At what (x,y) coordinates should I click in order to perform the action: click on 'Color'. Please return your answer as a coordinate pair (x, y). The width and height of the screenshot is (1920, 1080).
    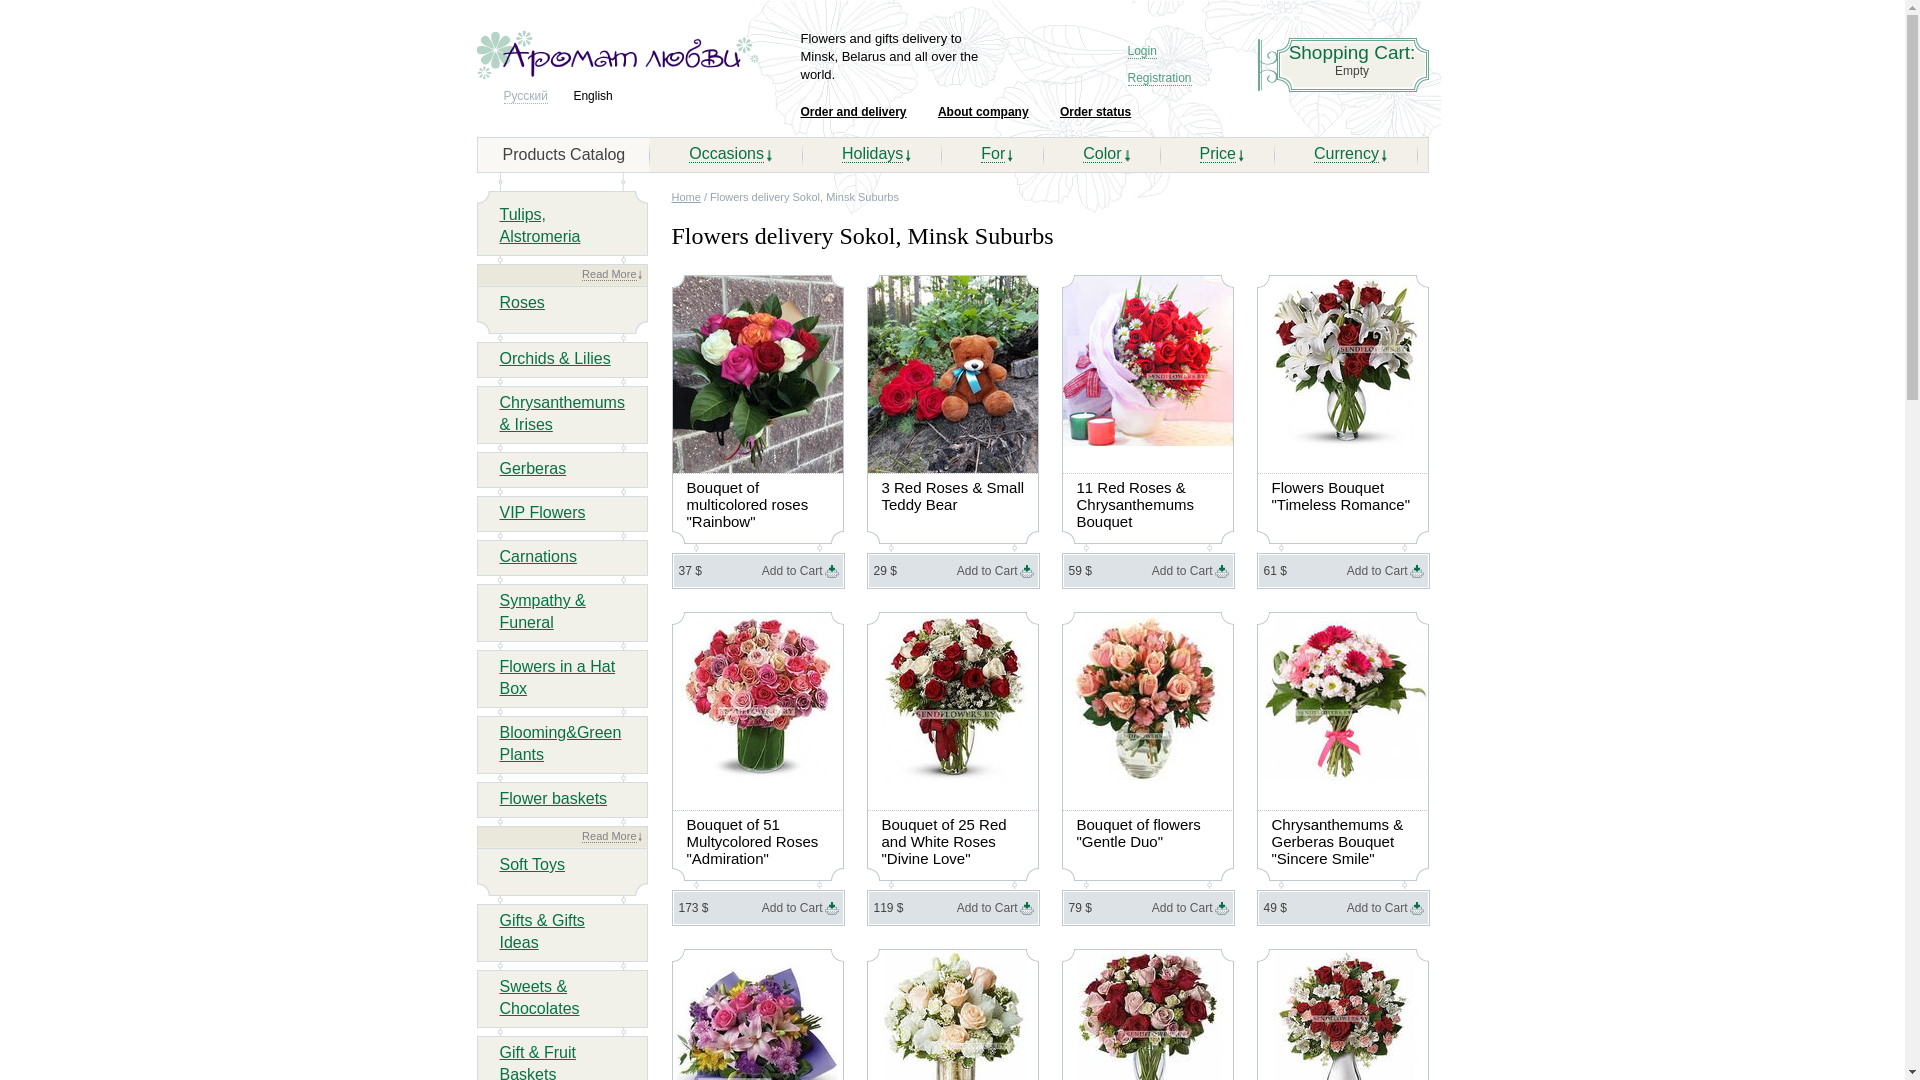
    Looking at the image, I should click on (1101, 153).